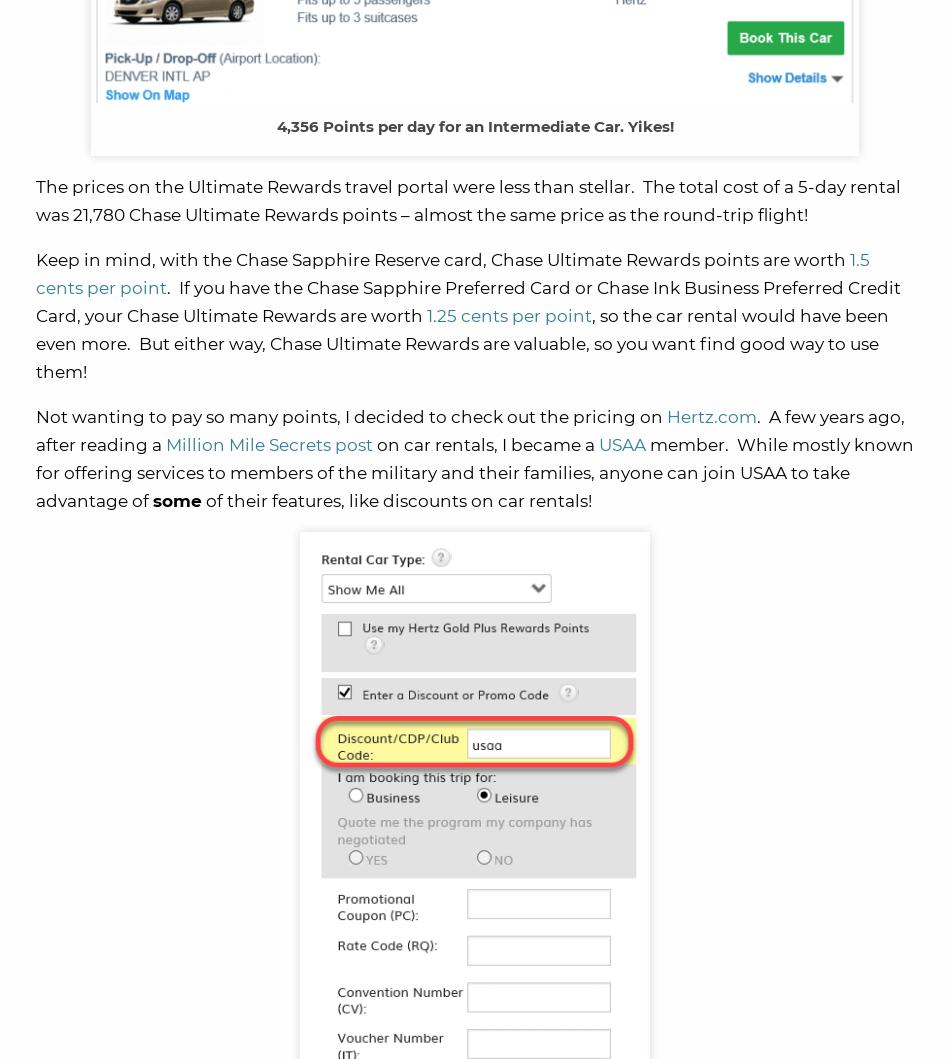 This screenshot has height=1059, width=950. What do you see at coordinates (509, 316) in the screenshot?
I see `'1.25 cents per point'` at bounding box center [509, 316].